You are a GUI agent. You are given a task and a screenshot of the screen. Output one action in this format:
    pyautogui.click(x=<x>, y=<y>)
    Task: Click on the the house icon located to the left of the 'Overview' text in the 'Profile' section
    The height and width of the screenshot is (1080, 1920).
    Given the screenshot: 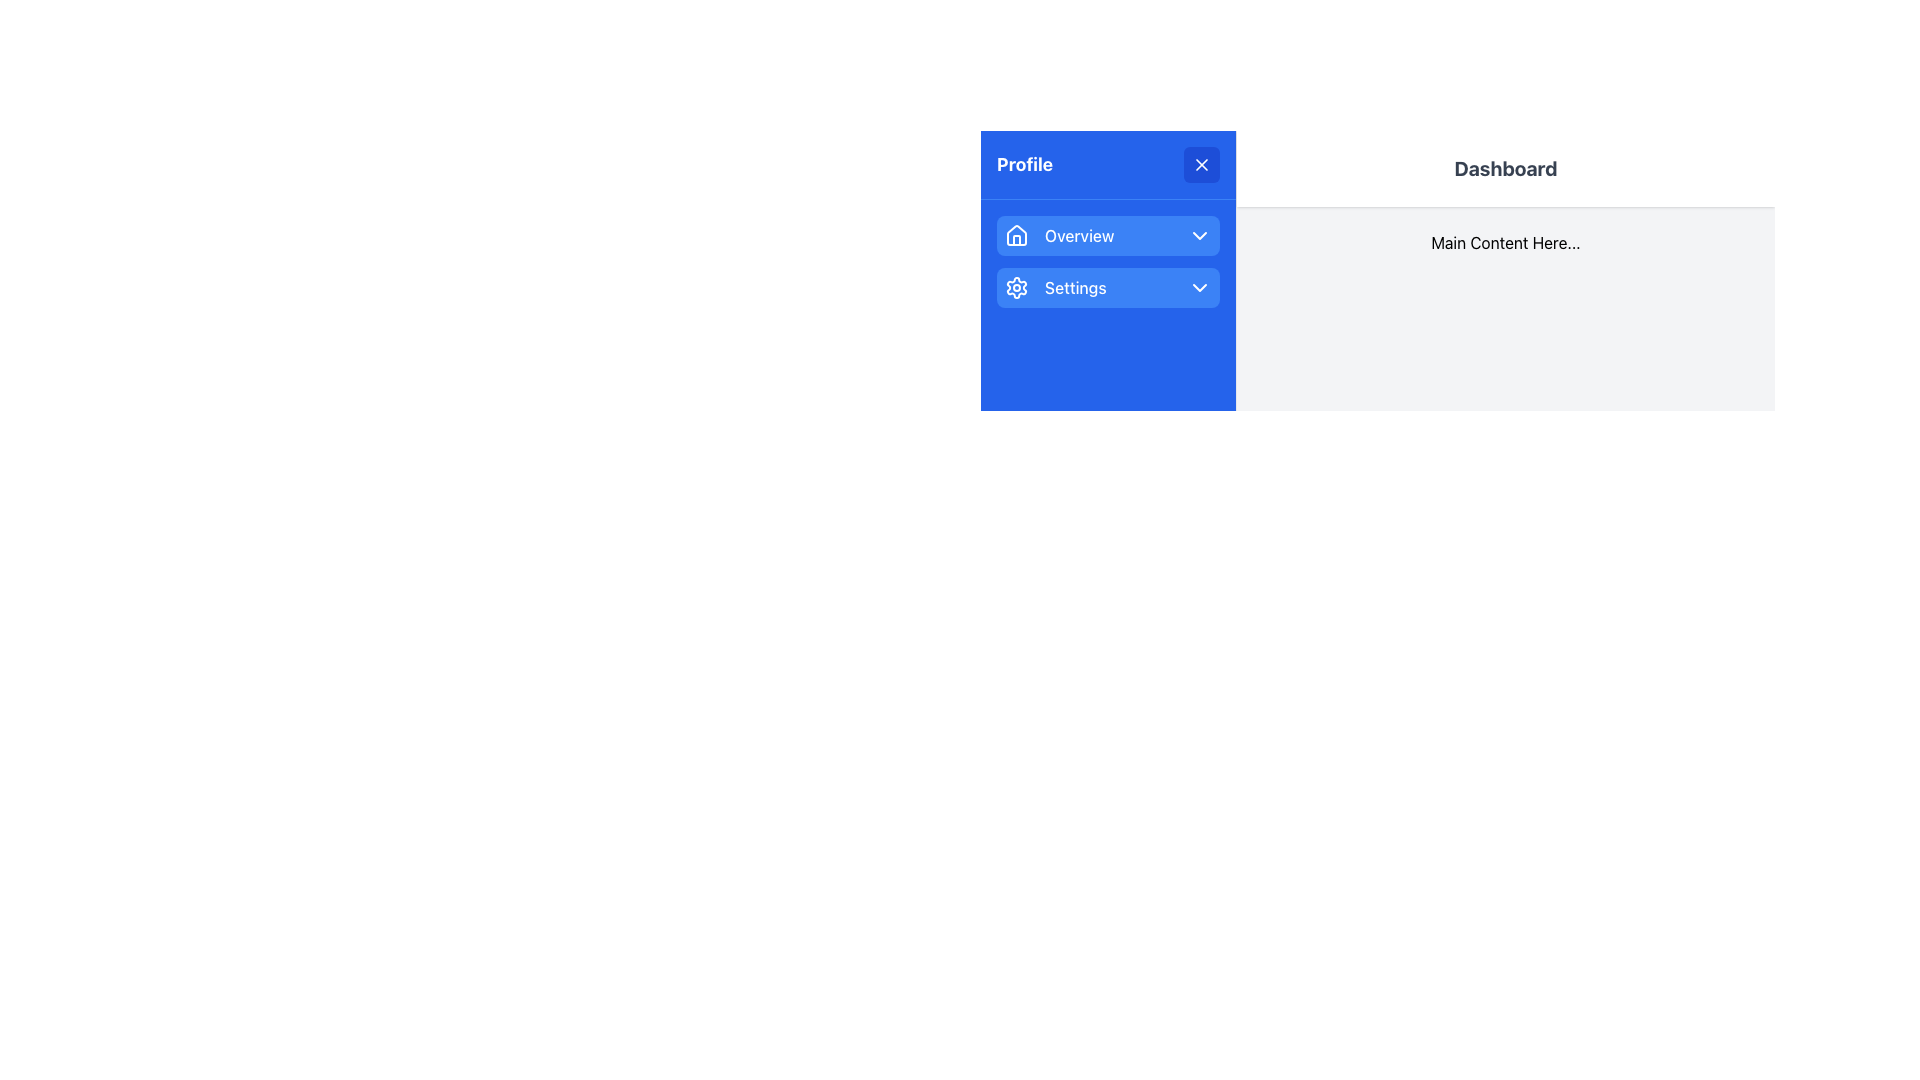 What is the action you would take?
    pyautogui.click(x=1017, y=234)
    